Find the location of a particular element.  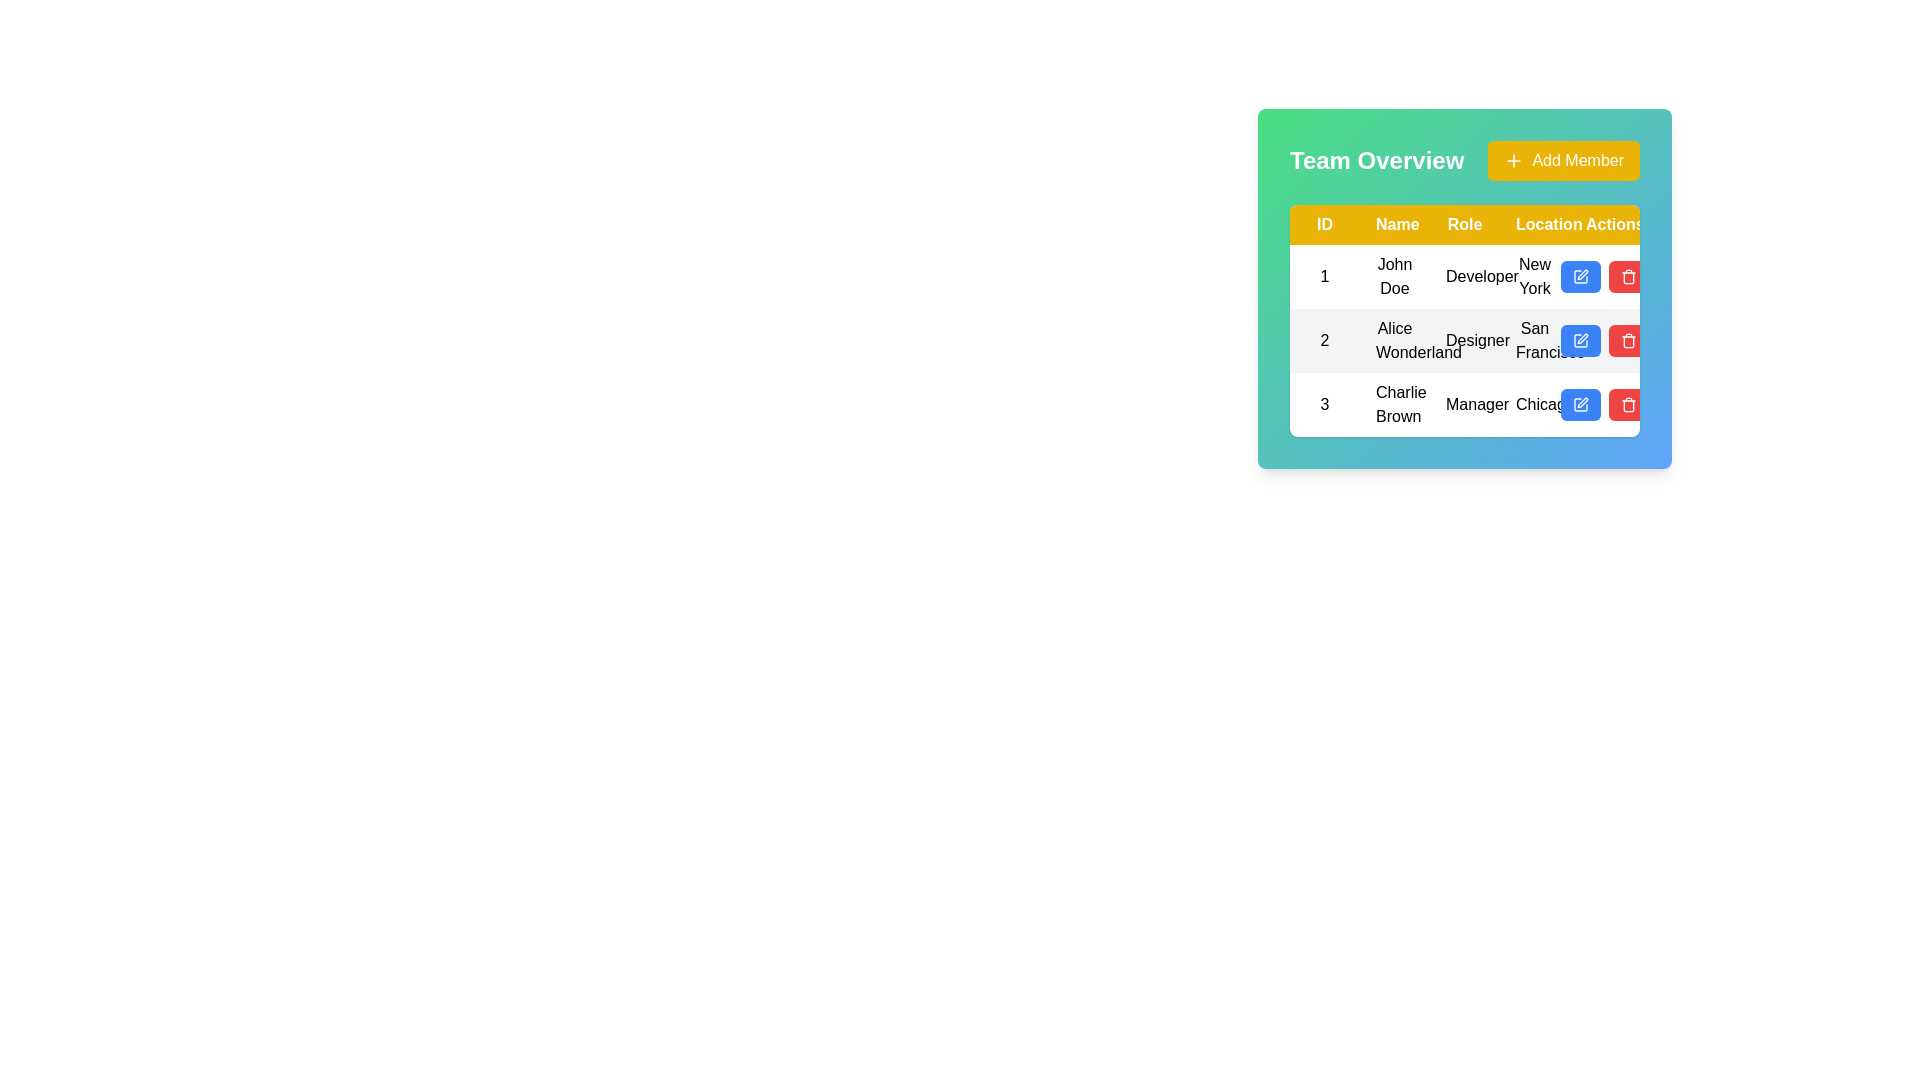

the text label displaying 'Charlie Brown' in the second column of the table under the 'Name' header, which is positioned in the third row of the 'Team Overview' is located at coordinates (1394, 405).